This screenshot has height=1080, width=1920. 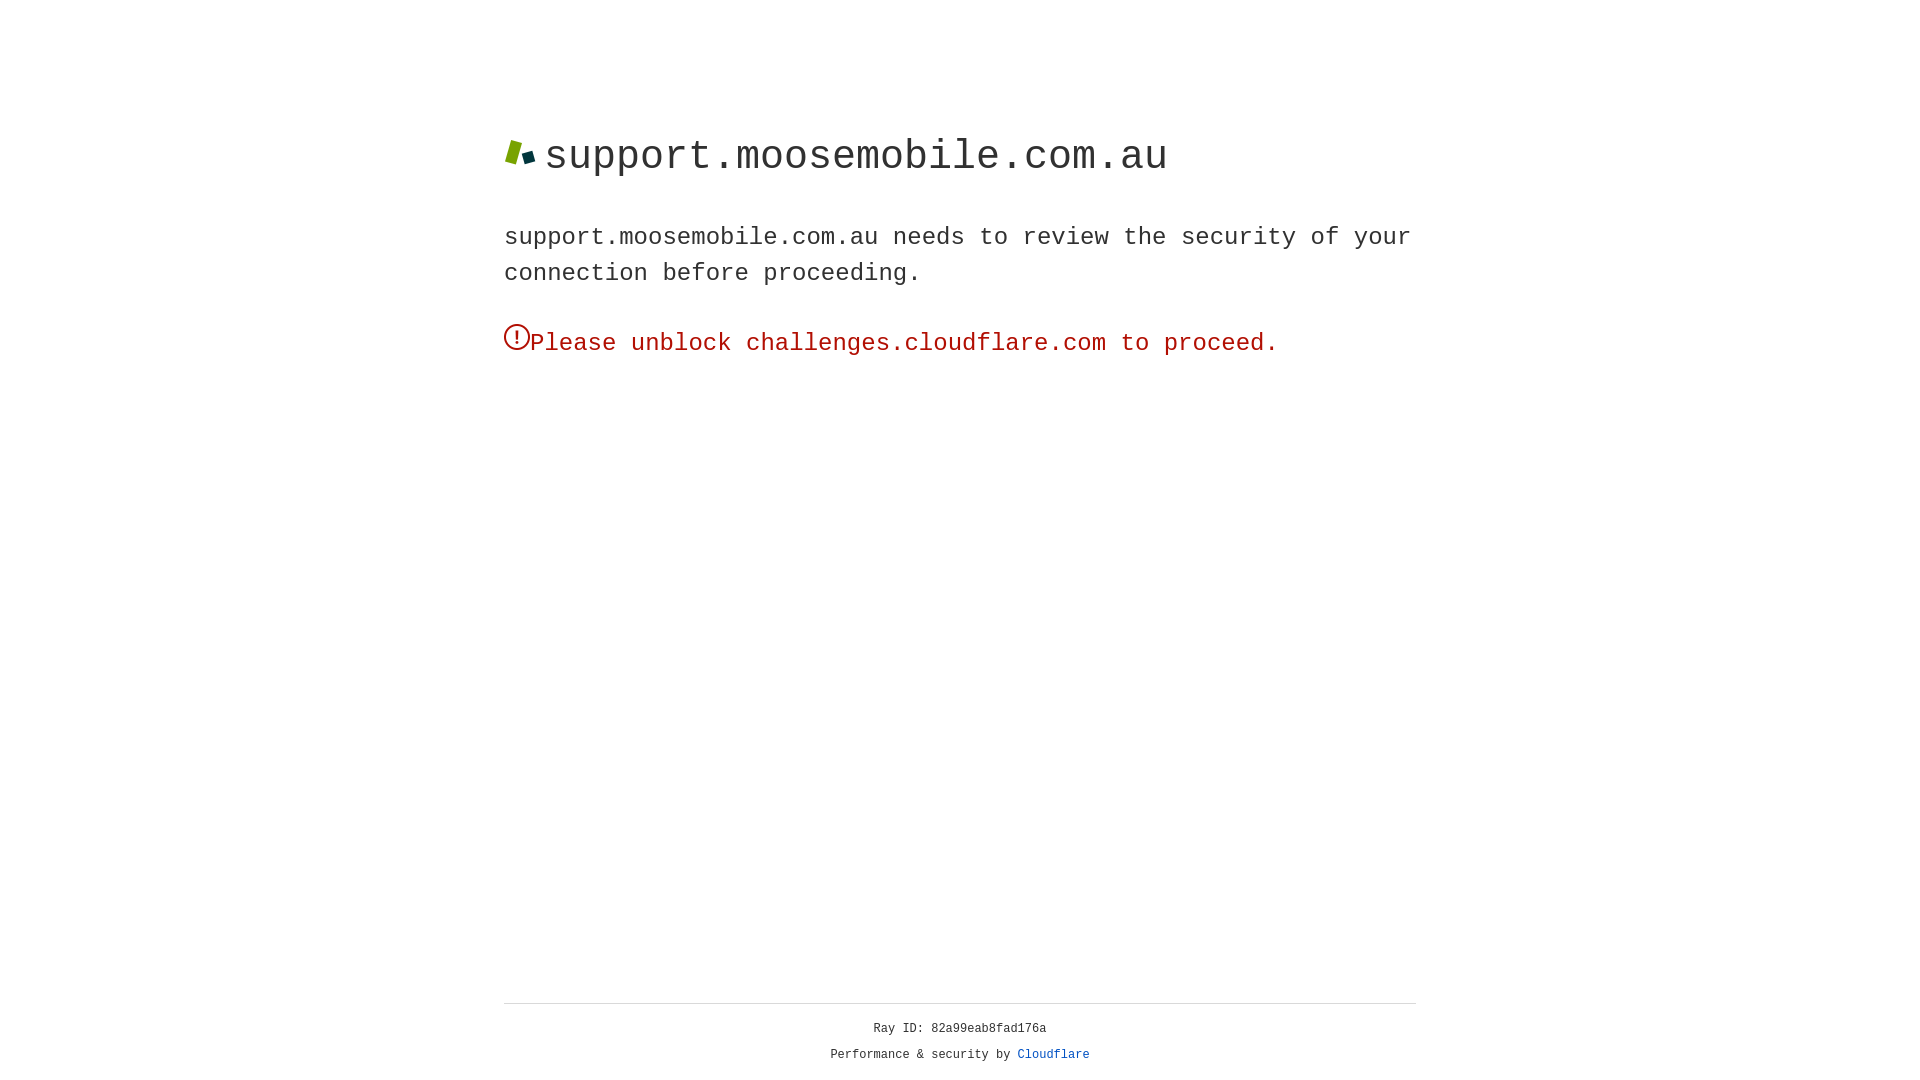 What do you see at coordinates (1053, 1054) in the screenshot?
I see `'Cloudflare'` at bounding box center [1053, 1054].